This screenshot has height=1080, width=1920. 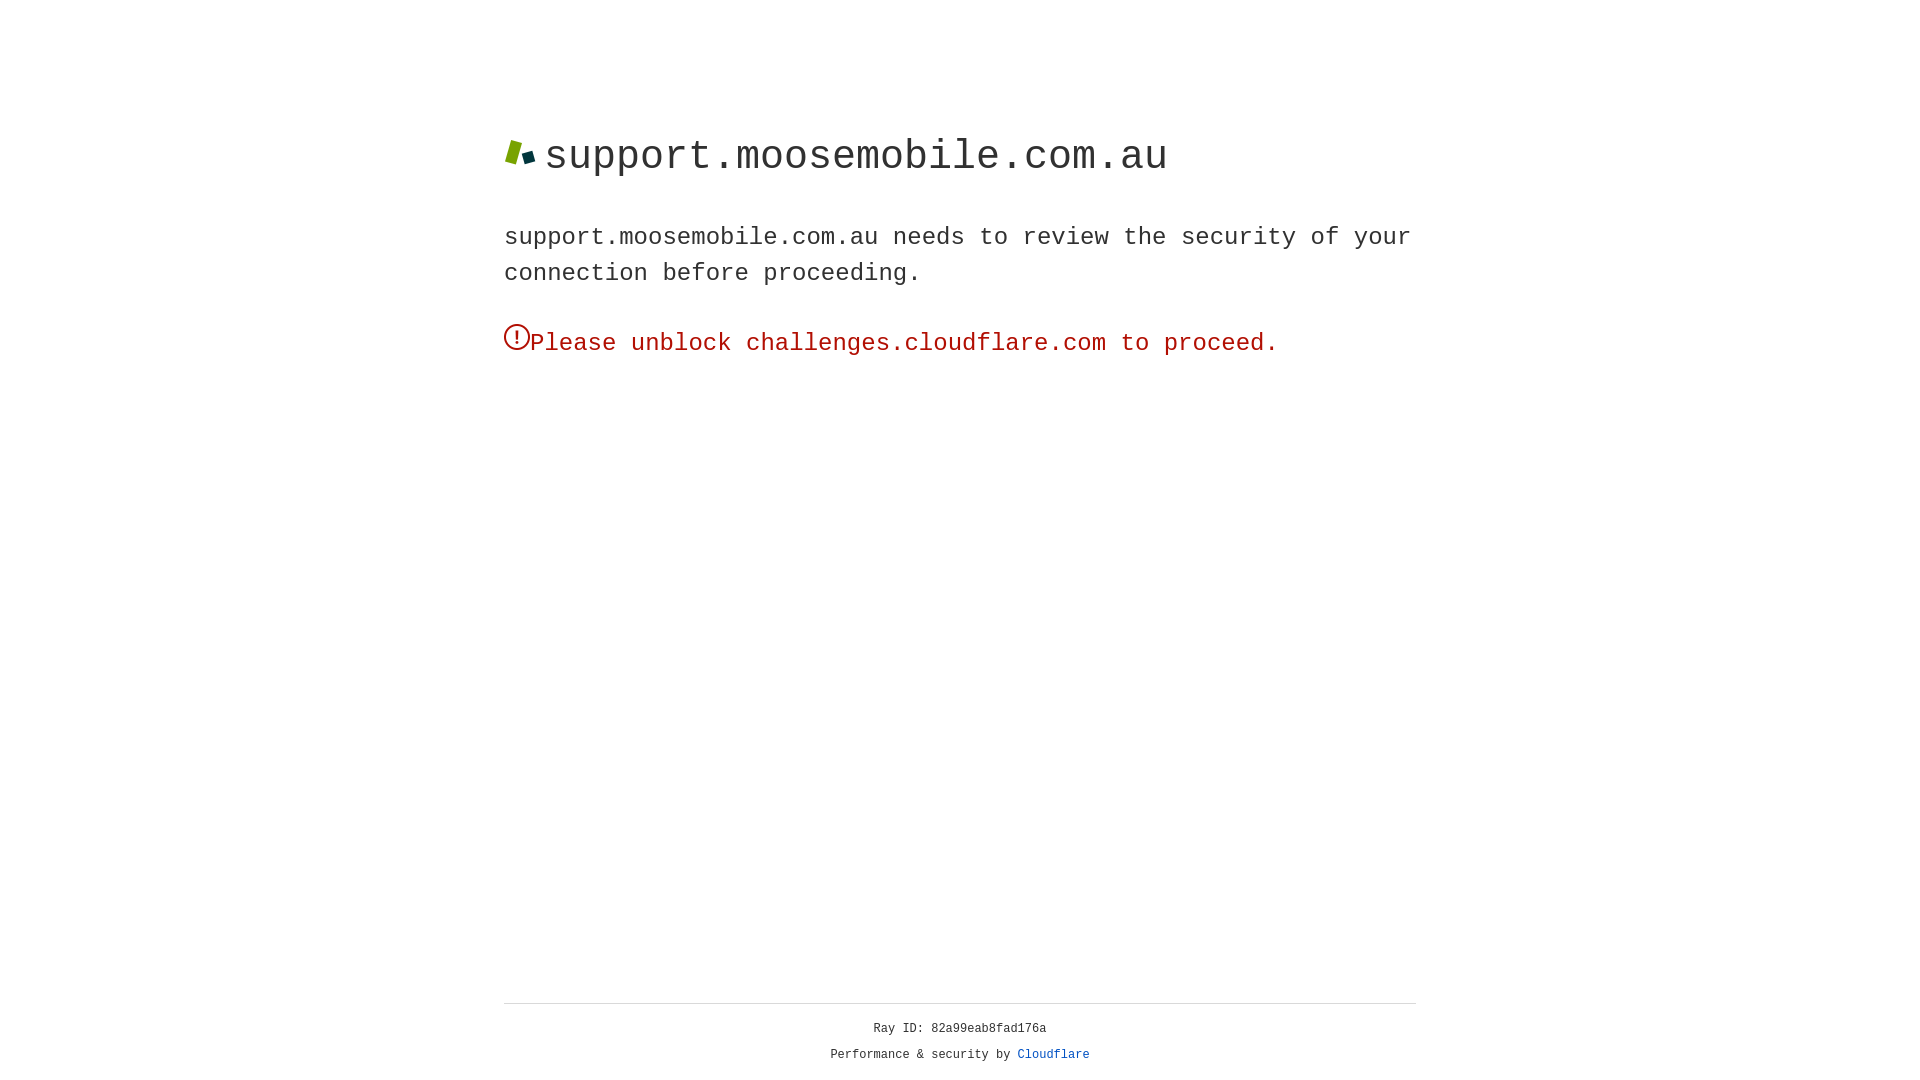 What do you see at coordinates (1053, 1054) in the screenshot?
I see `'Cloudflare'` at bounding box center [1053, 1054].